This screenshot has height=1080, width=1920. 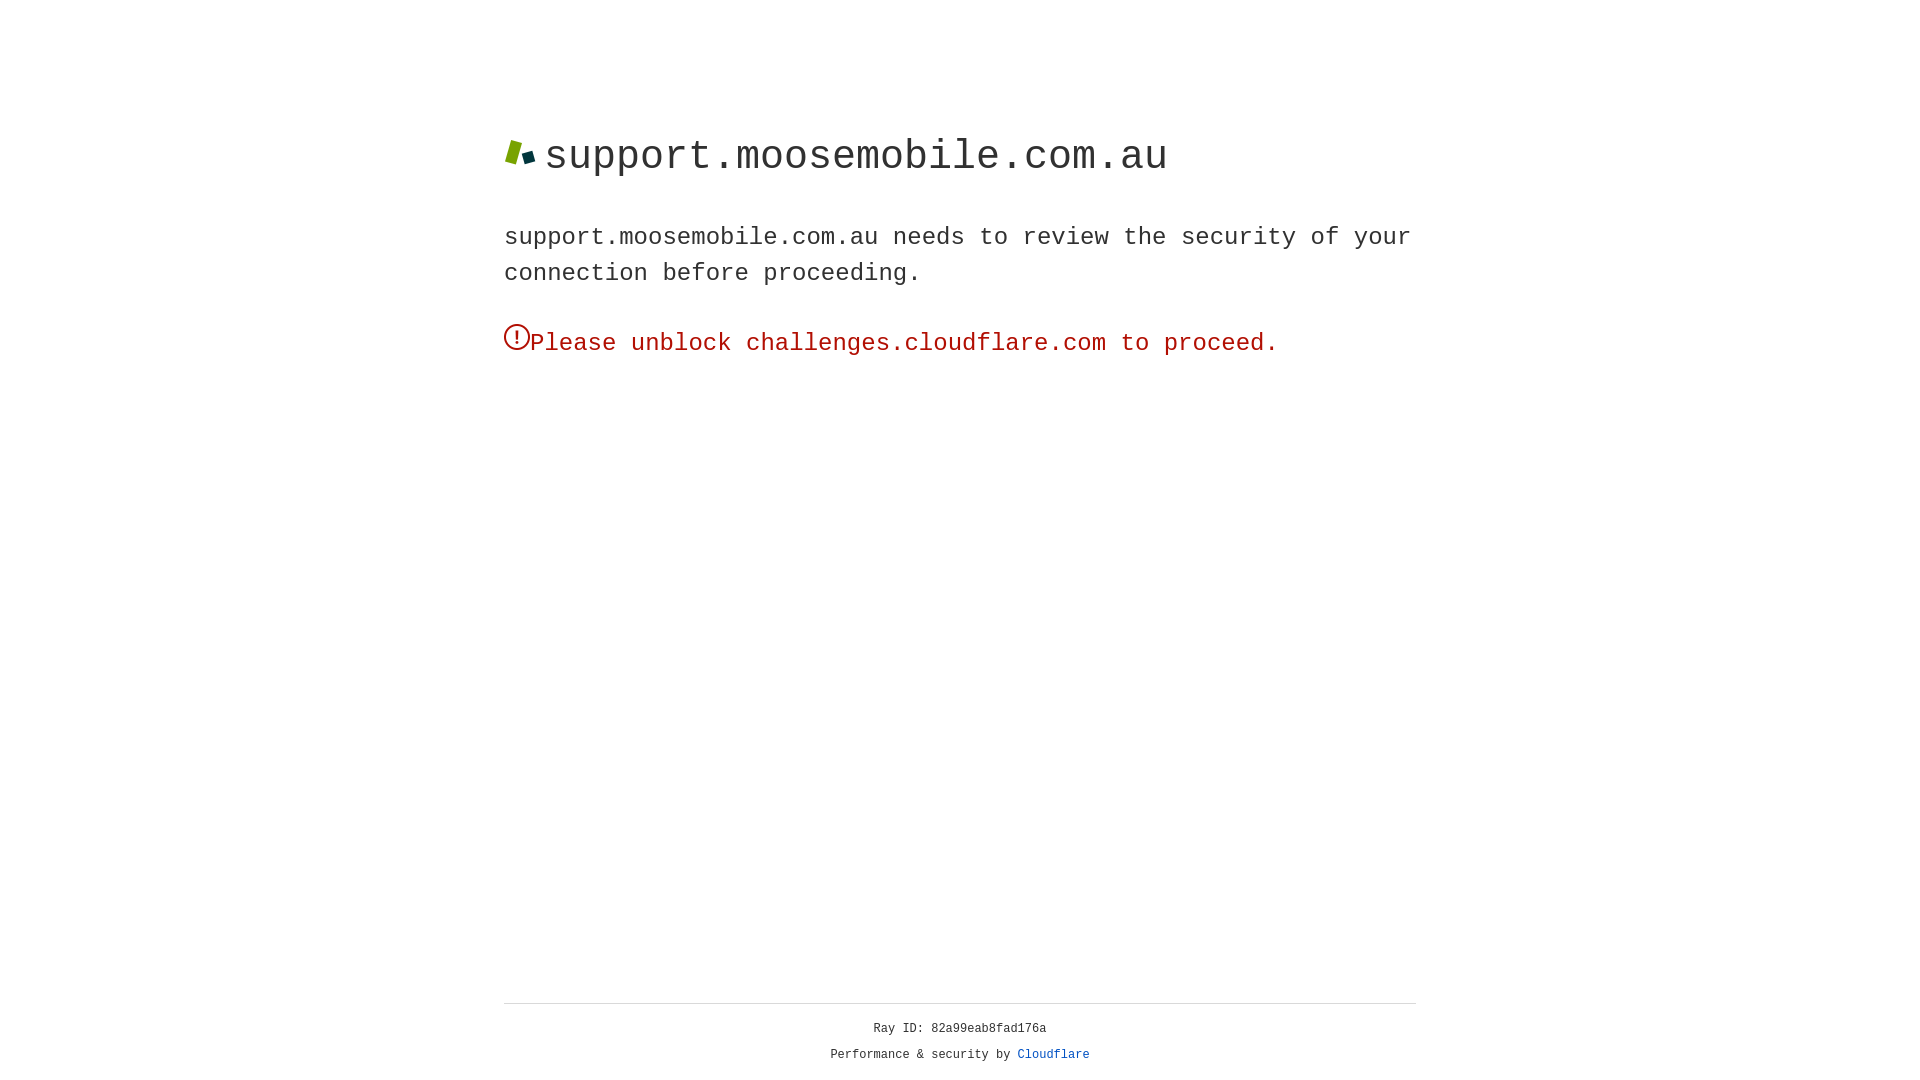 What do you see at coordinates (1053, 1054) in the screenshot?
I see `'Cloudflare'` at bounding box center [1053, 1054].